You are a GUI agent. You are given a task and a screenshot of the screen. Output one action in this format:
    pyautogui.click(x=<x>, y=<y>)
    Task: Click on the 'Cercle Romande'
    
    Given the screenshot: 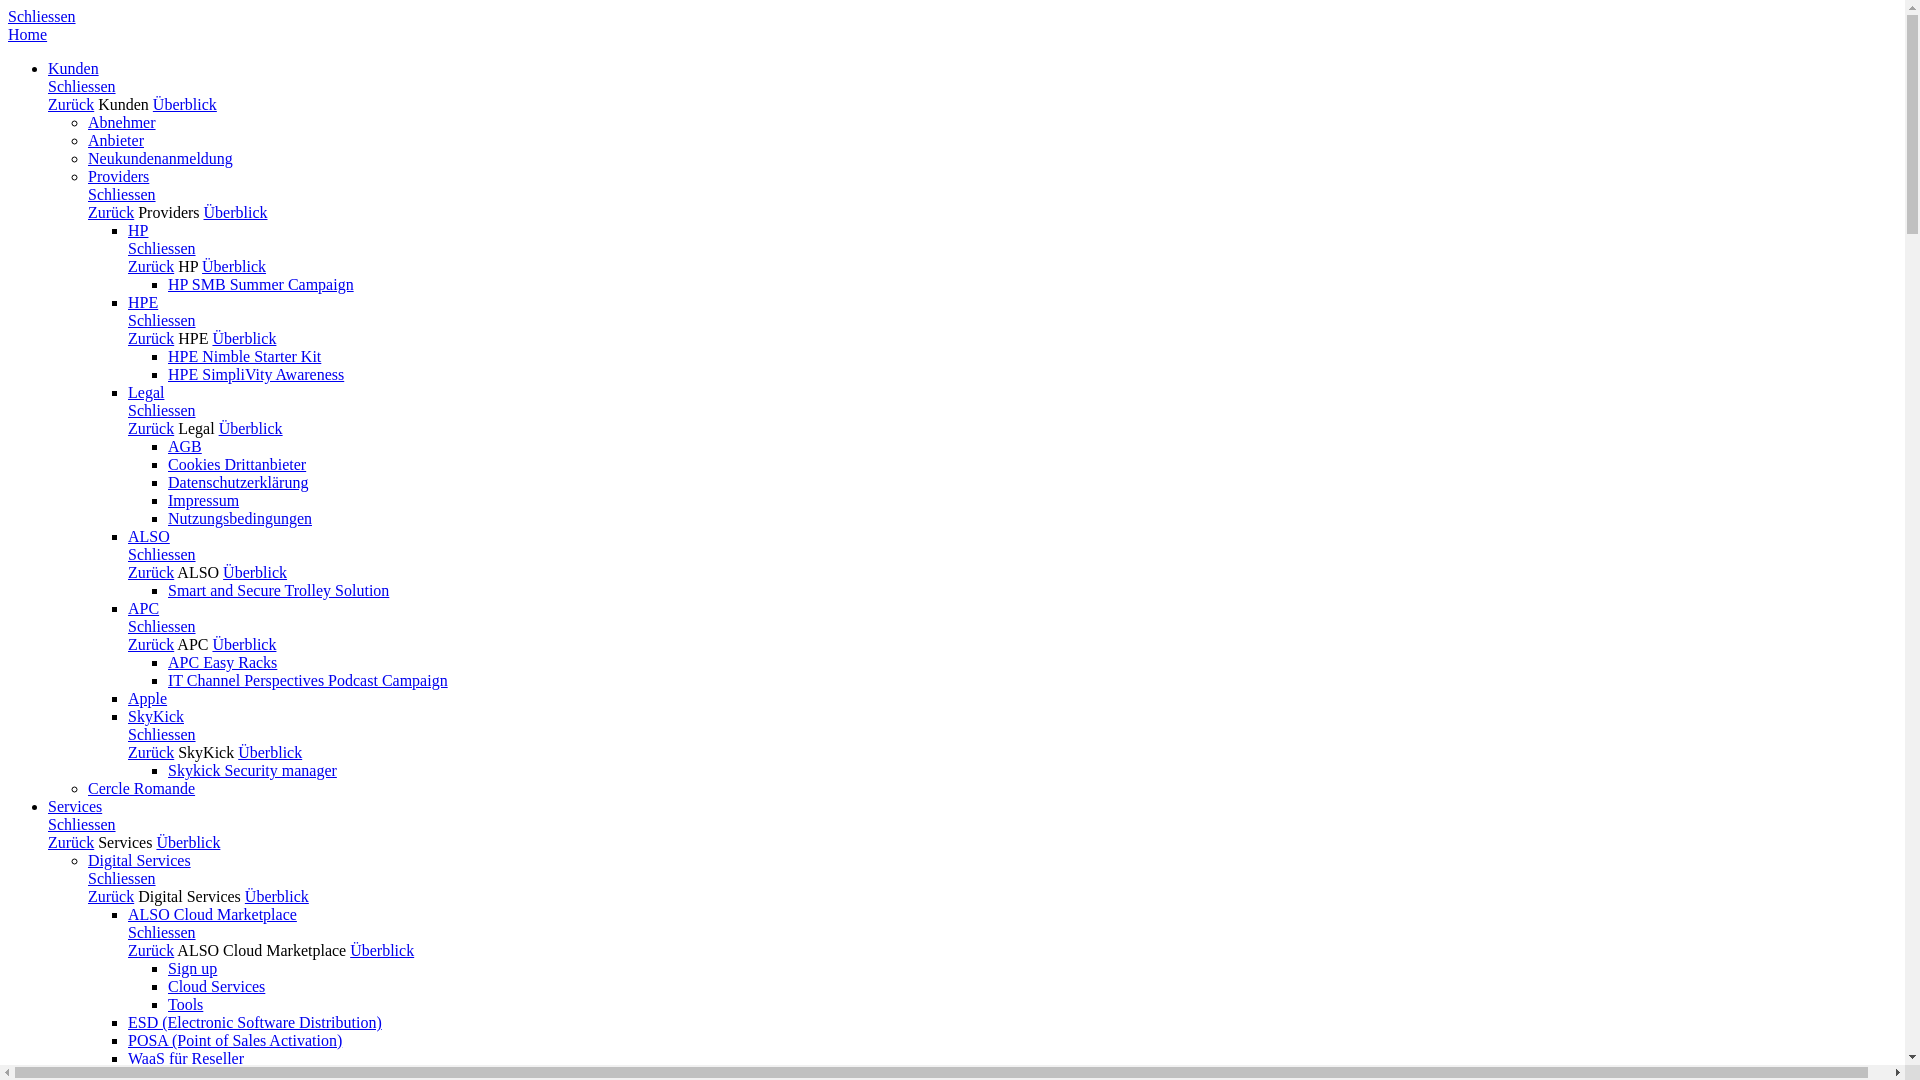 What is the action you would take?
    pyautogui.click(x=140, y=787)
    